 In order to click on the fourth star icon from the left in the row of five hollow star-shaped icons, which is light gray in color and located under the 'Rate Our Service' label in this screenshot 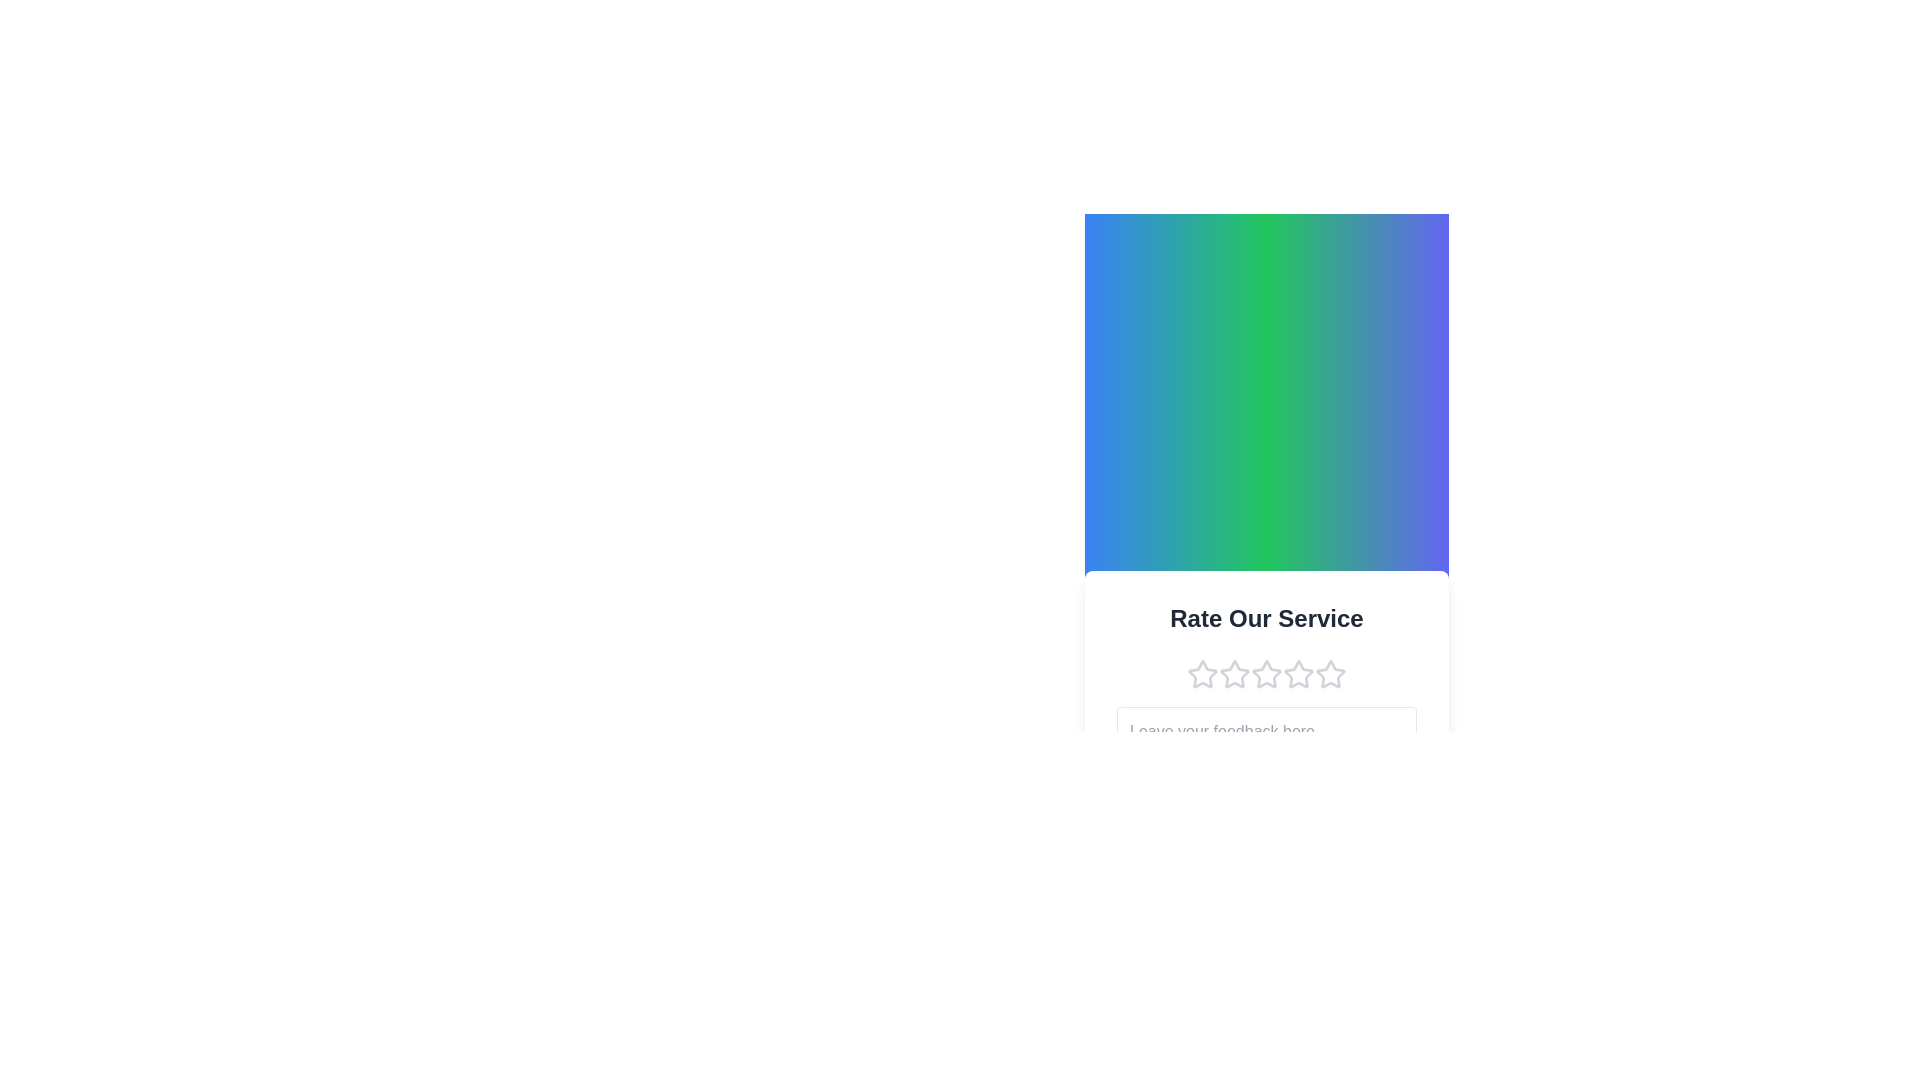, I will do `click(1266, 674)`.